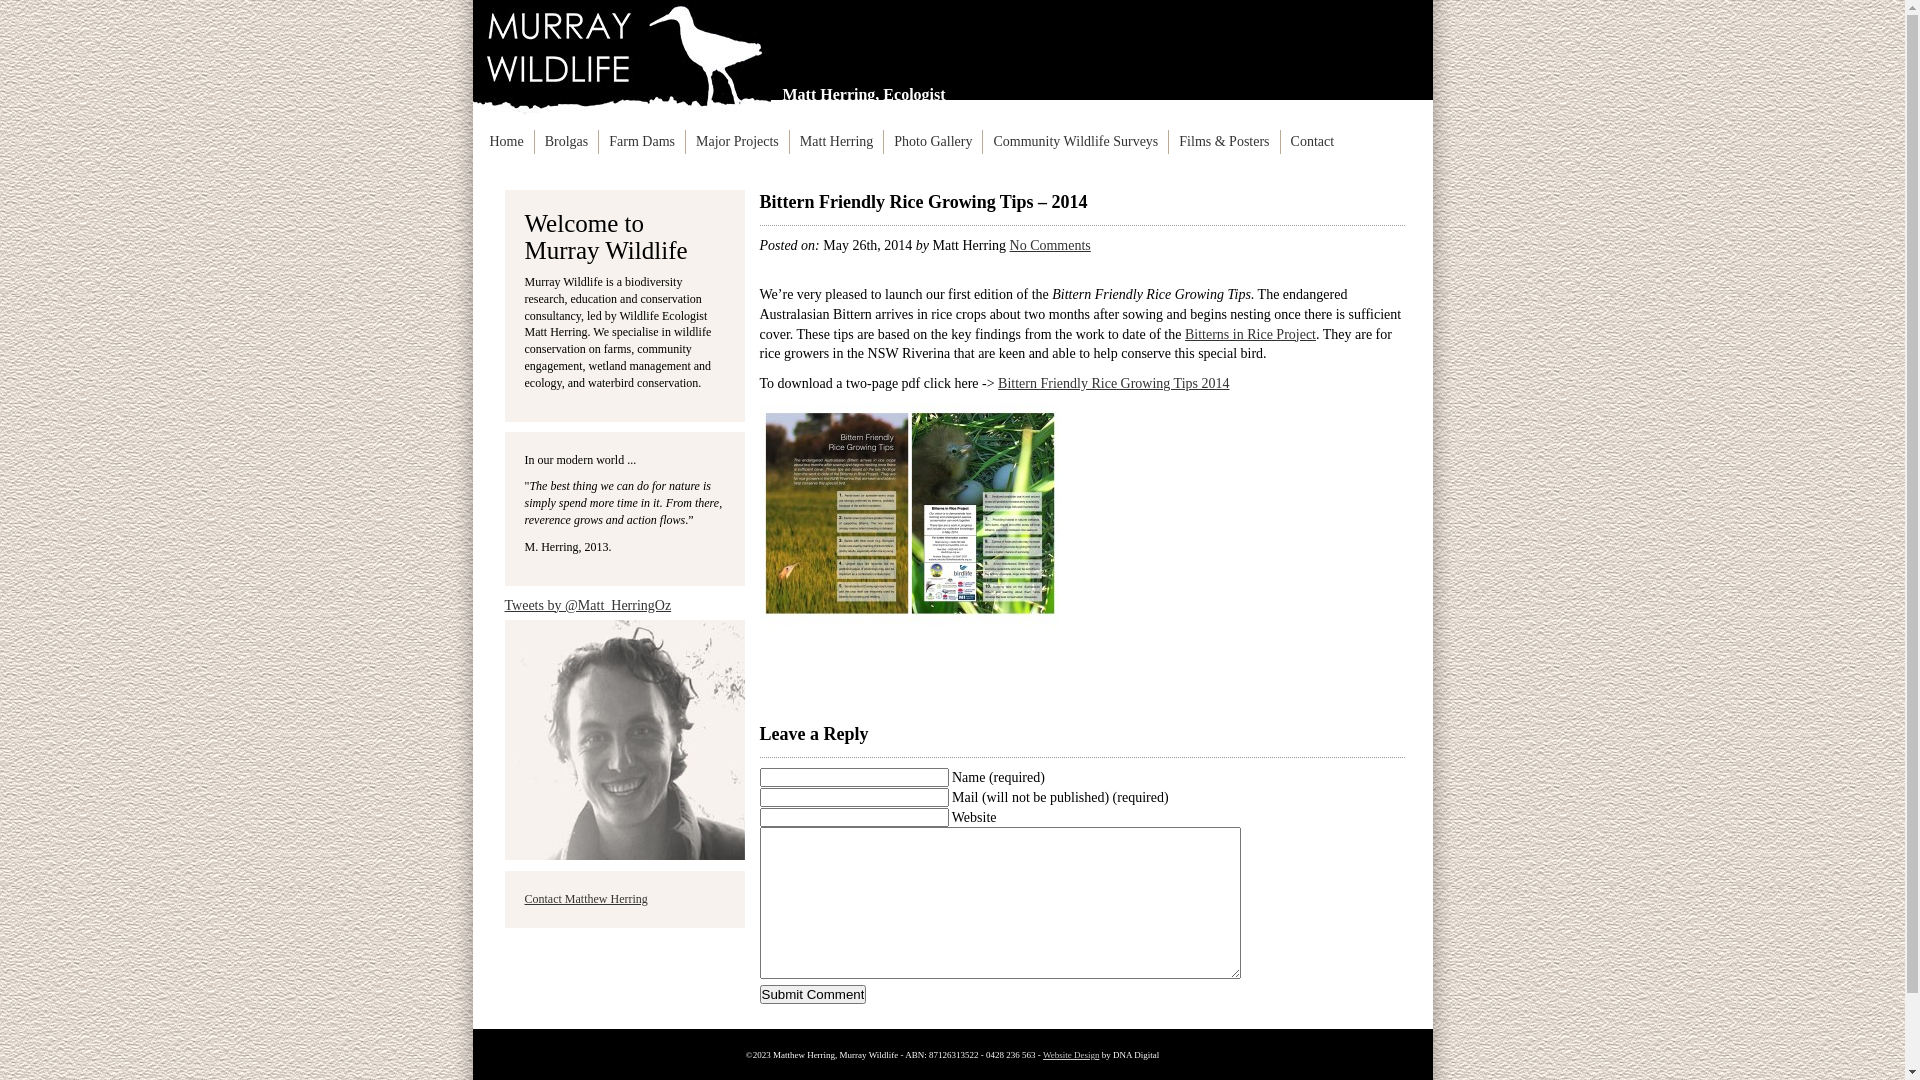 The image size is (1920, 1080). I want to click on 'Films & Posters', so click(1169, 141).